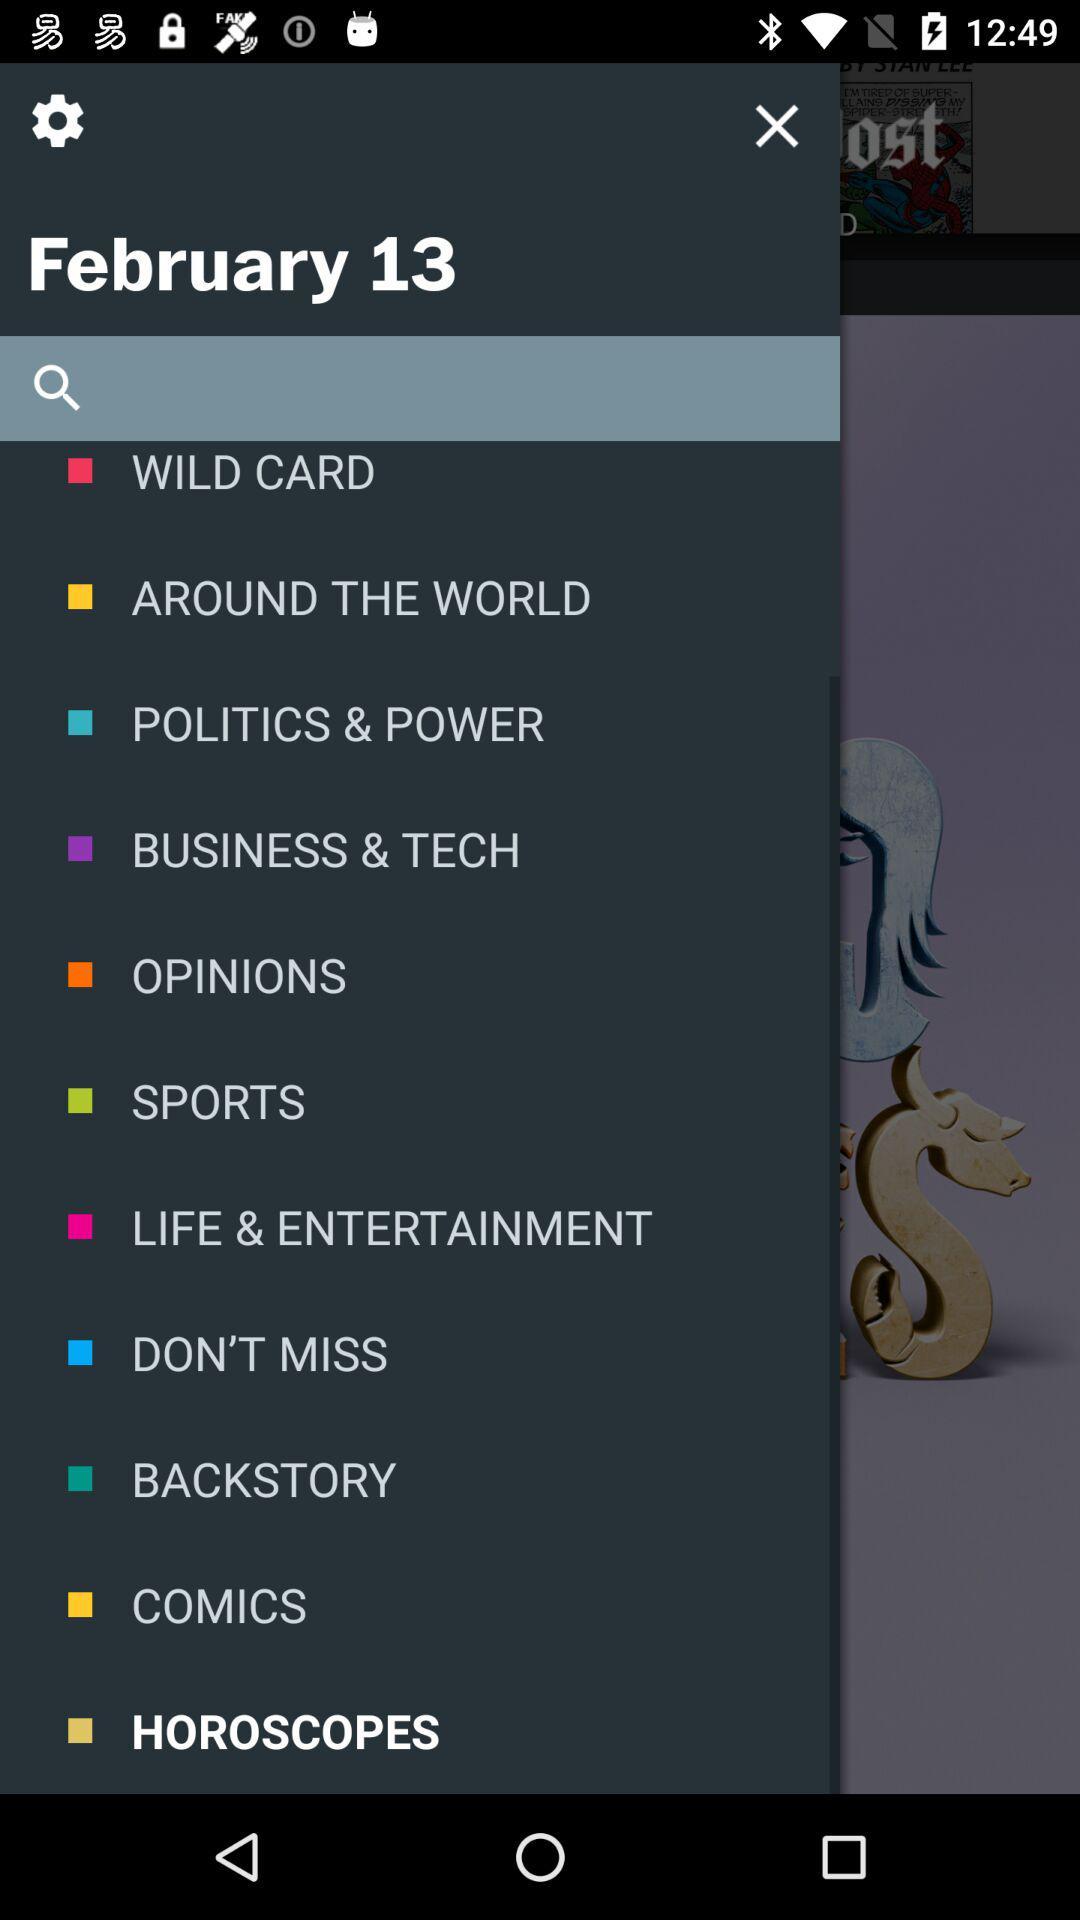 Image resolution: width=1080 pixels, height=1920 pixels. What do you see at coordinates (270, 223) in the screenshot?
I see `the item next to the saved item` at bounding box center [270, 223].